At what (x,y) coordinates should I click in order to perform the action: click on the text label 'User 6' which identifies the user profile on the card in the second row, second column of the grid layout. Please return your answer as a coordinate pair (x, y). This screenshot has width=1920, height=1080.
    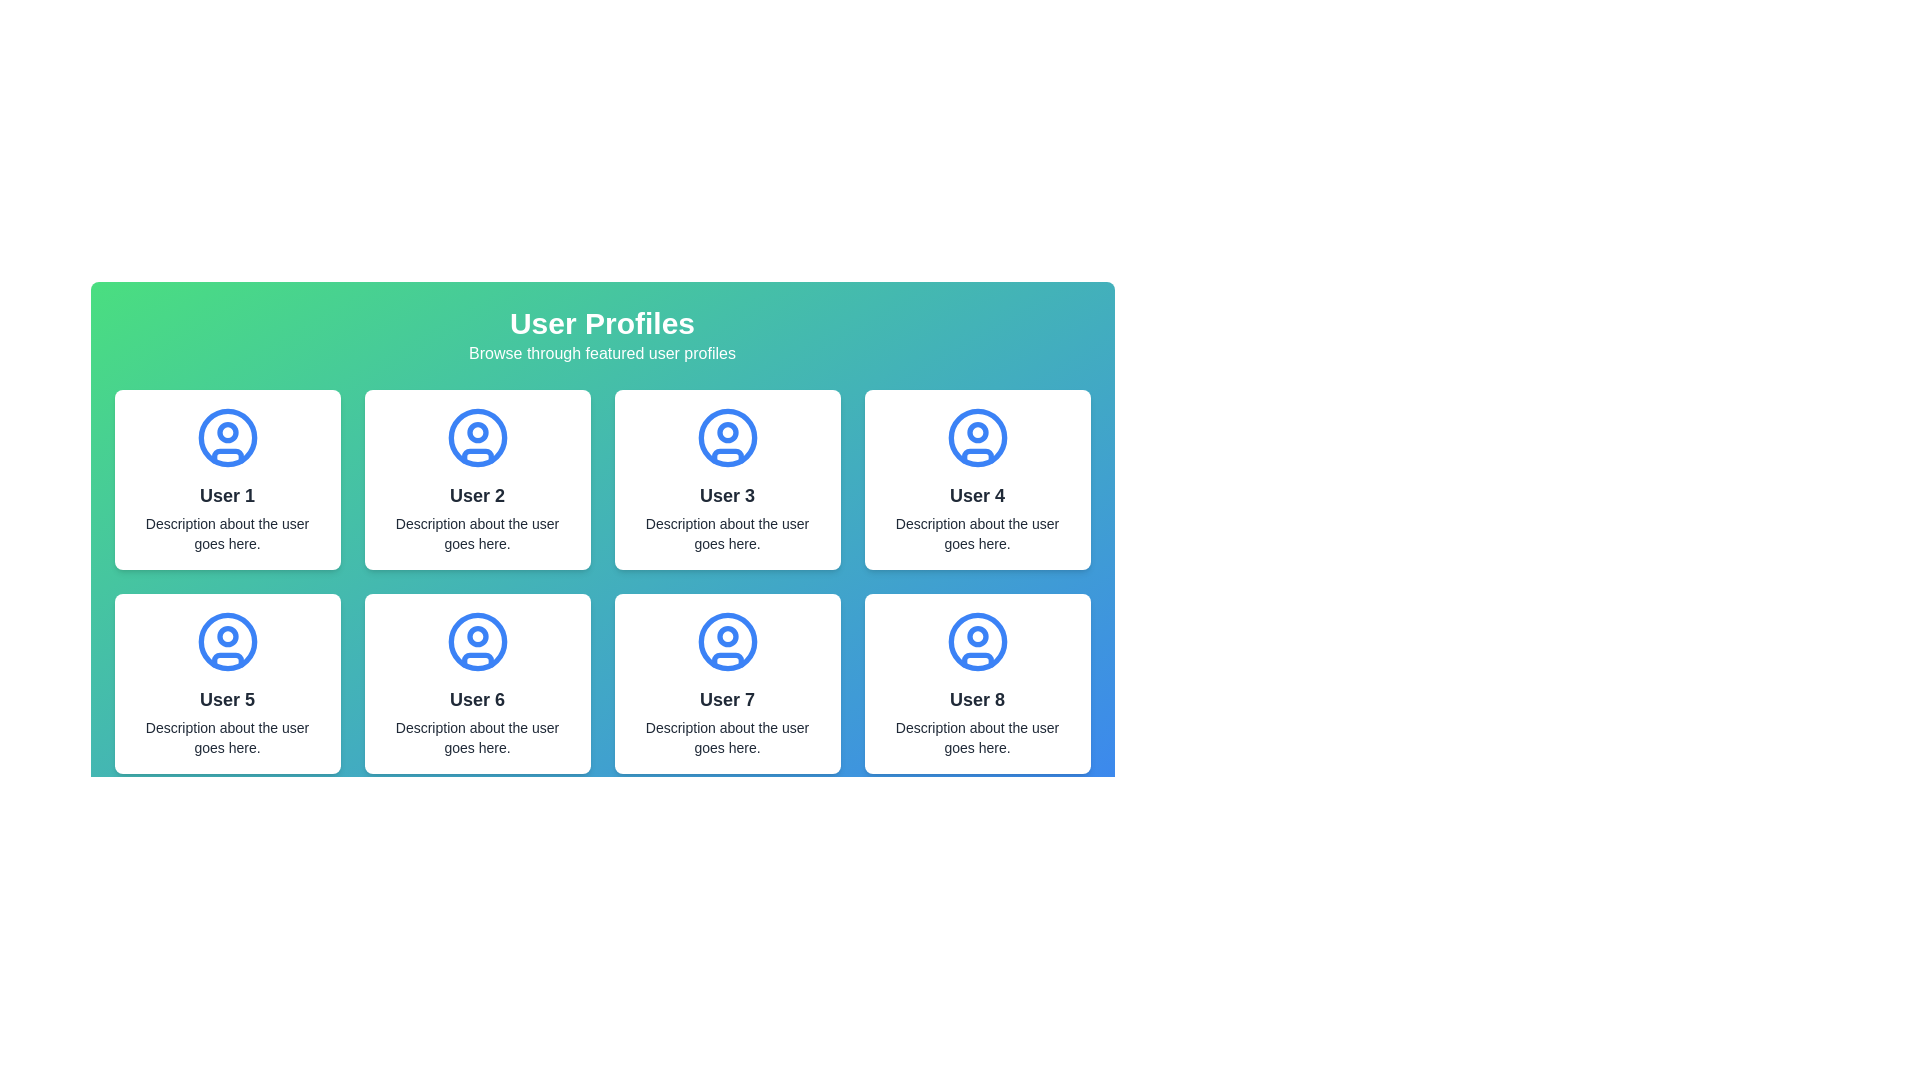
    Looking at the image, I should click on (476, 698).